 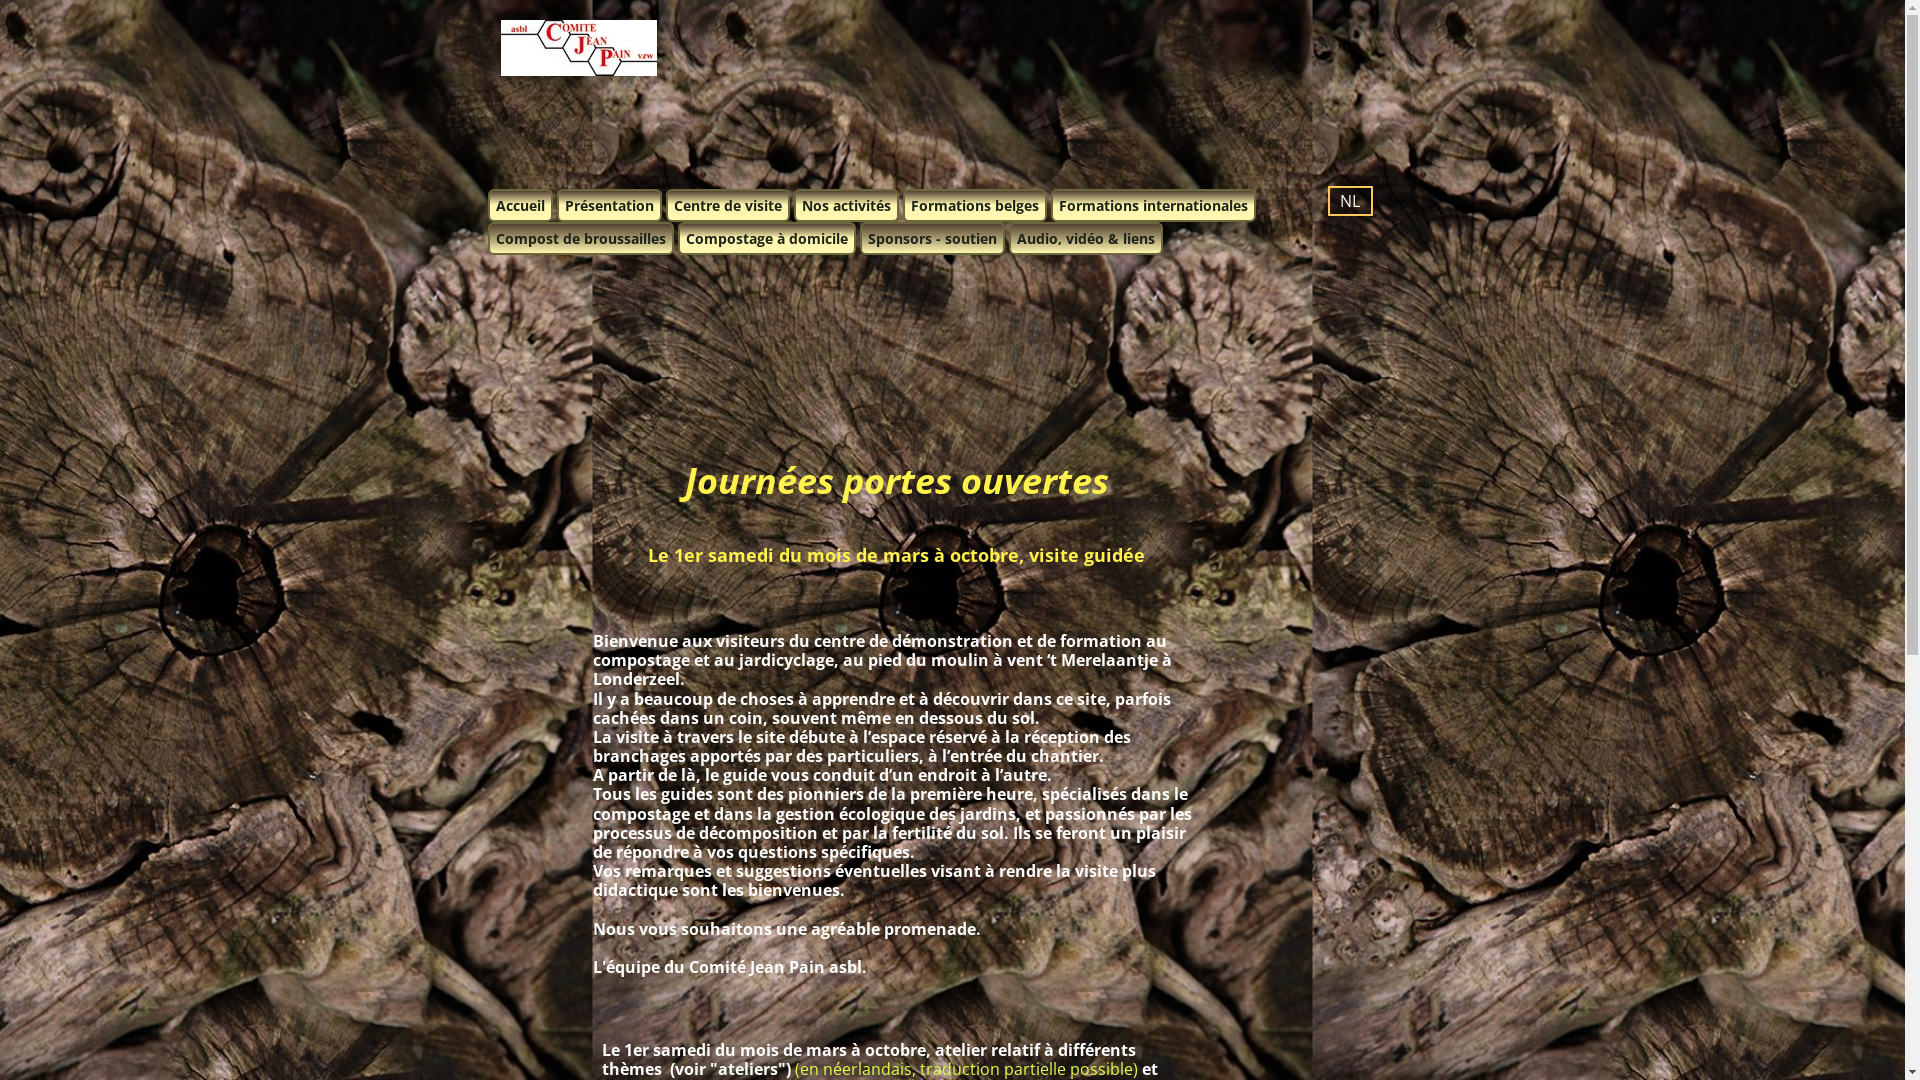 I want to click on 'Centre de visite', so click(x=666, y=204).